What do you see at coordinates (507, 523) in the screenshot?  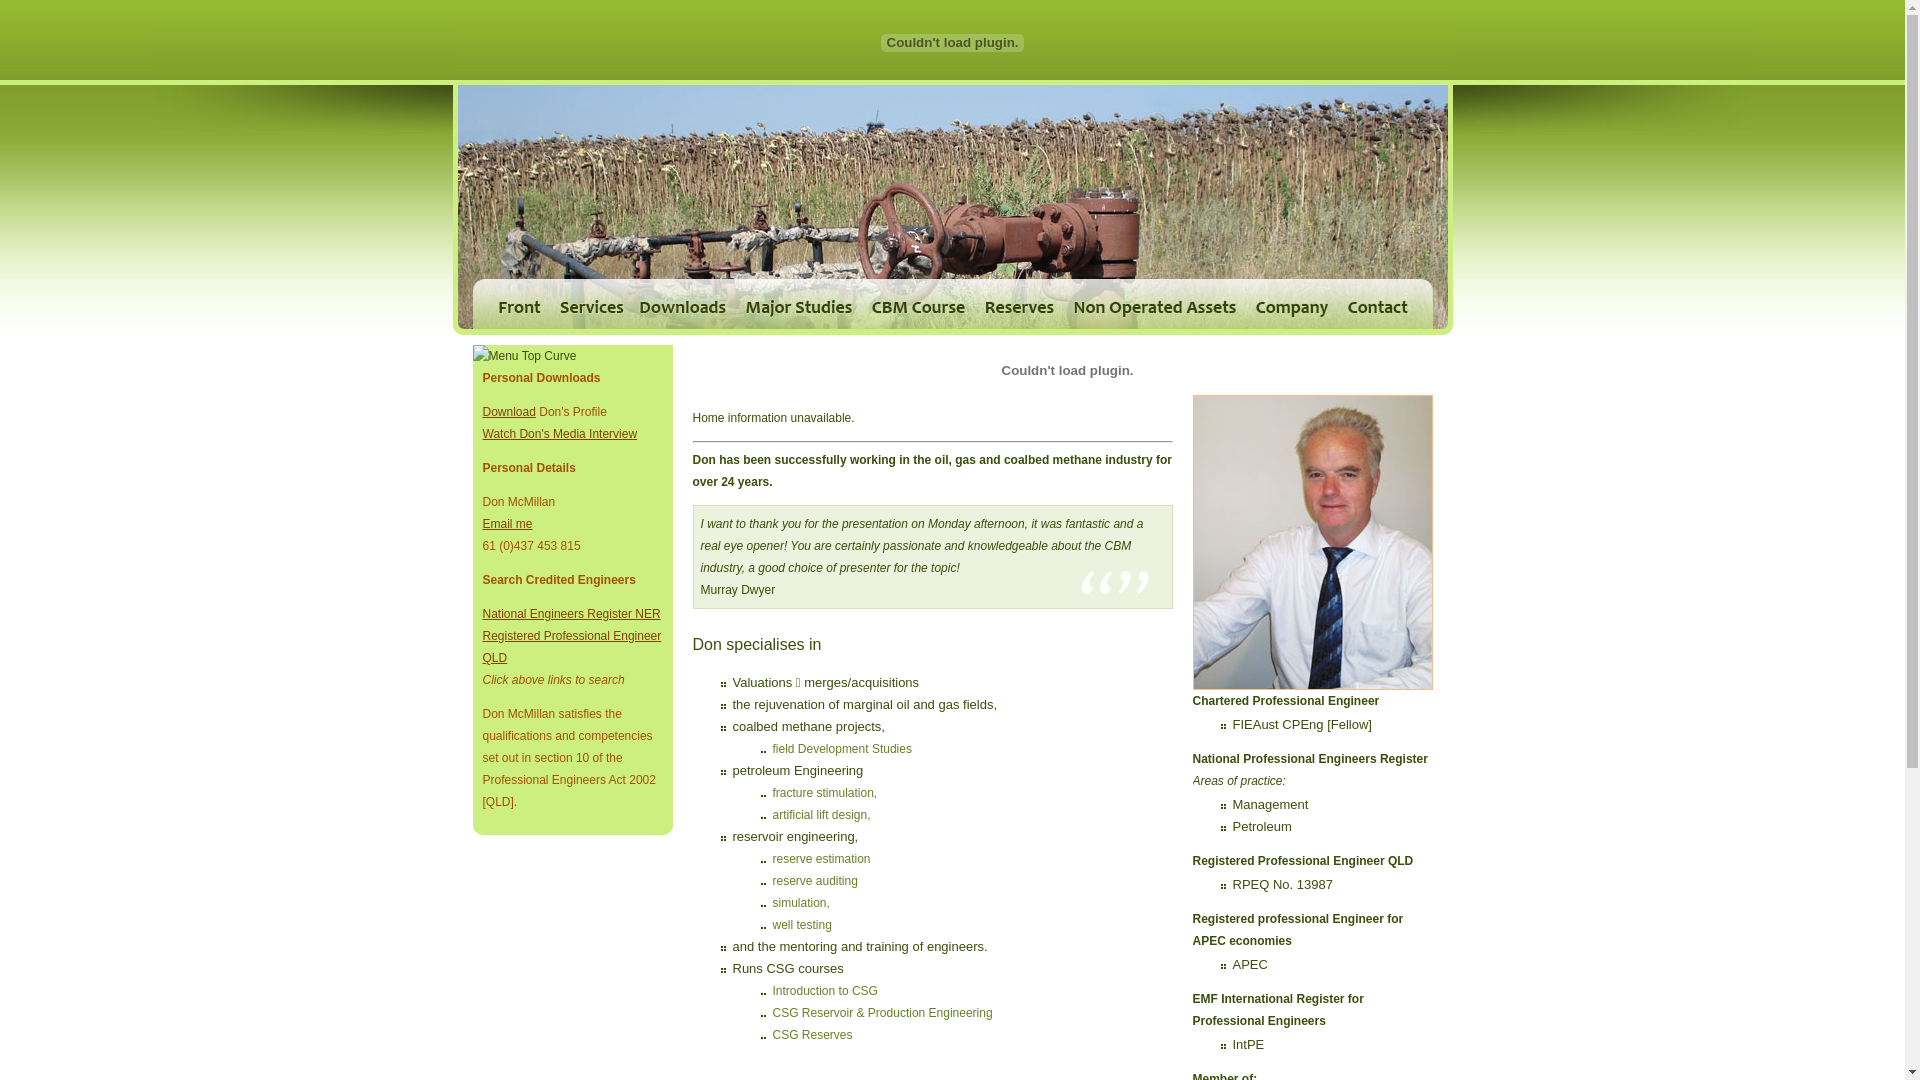 I see `'Email me'` at bounding box center [507, 523].